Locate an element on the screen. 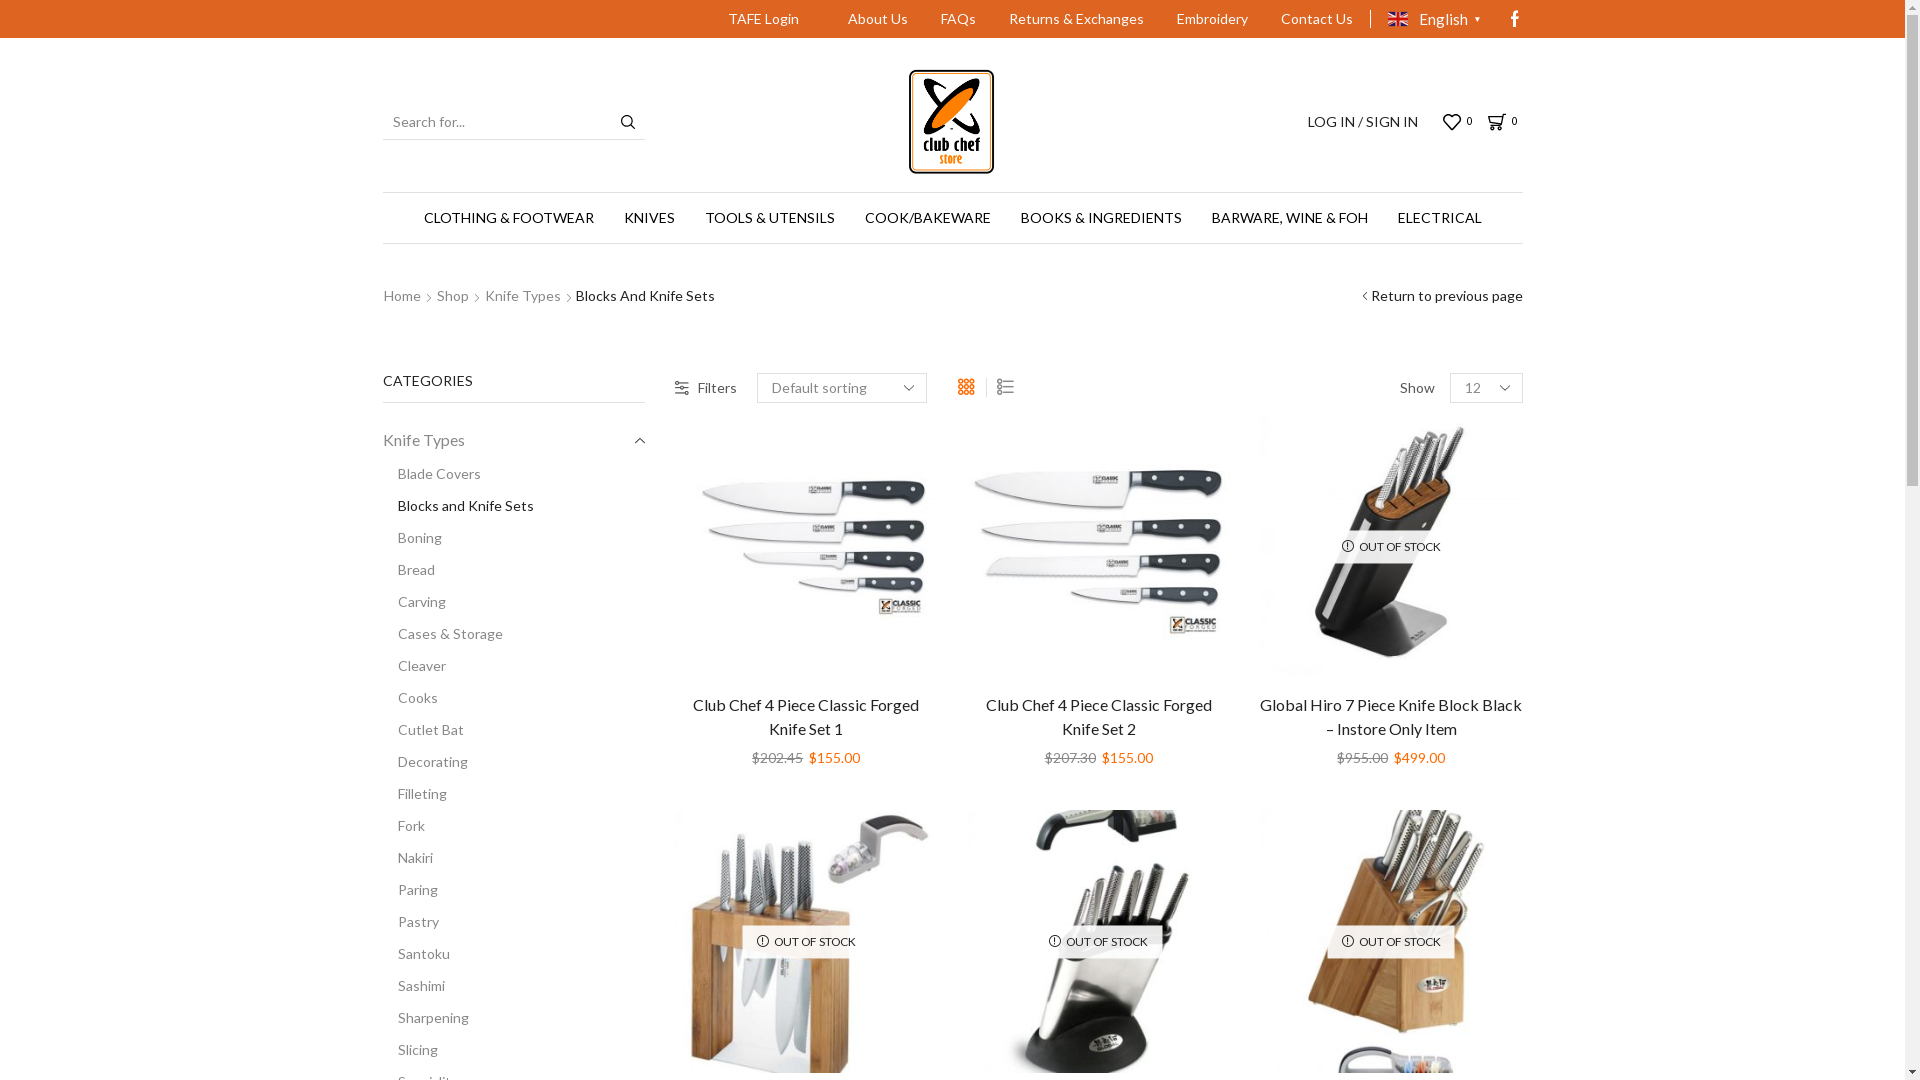 The width and height of the screenshot is (1920, 1080). 'Log in' is located at coordinates (1132, 447).